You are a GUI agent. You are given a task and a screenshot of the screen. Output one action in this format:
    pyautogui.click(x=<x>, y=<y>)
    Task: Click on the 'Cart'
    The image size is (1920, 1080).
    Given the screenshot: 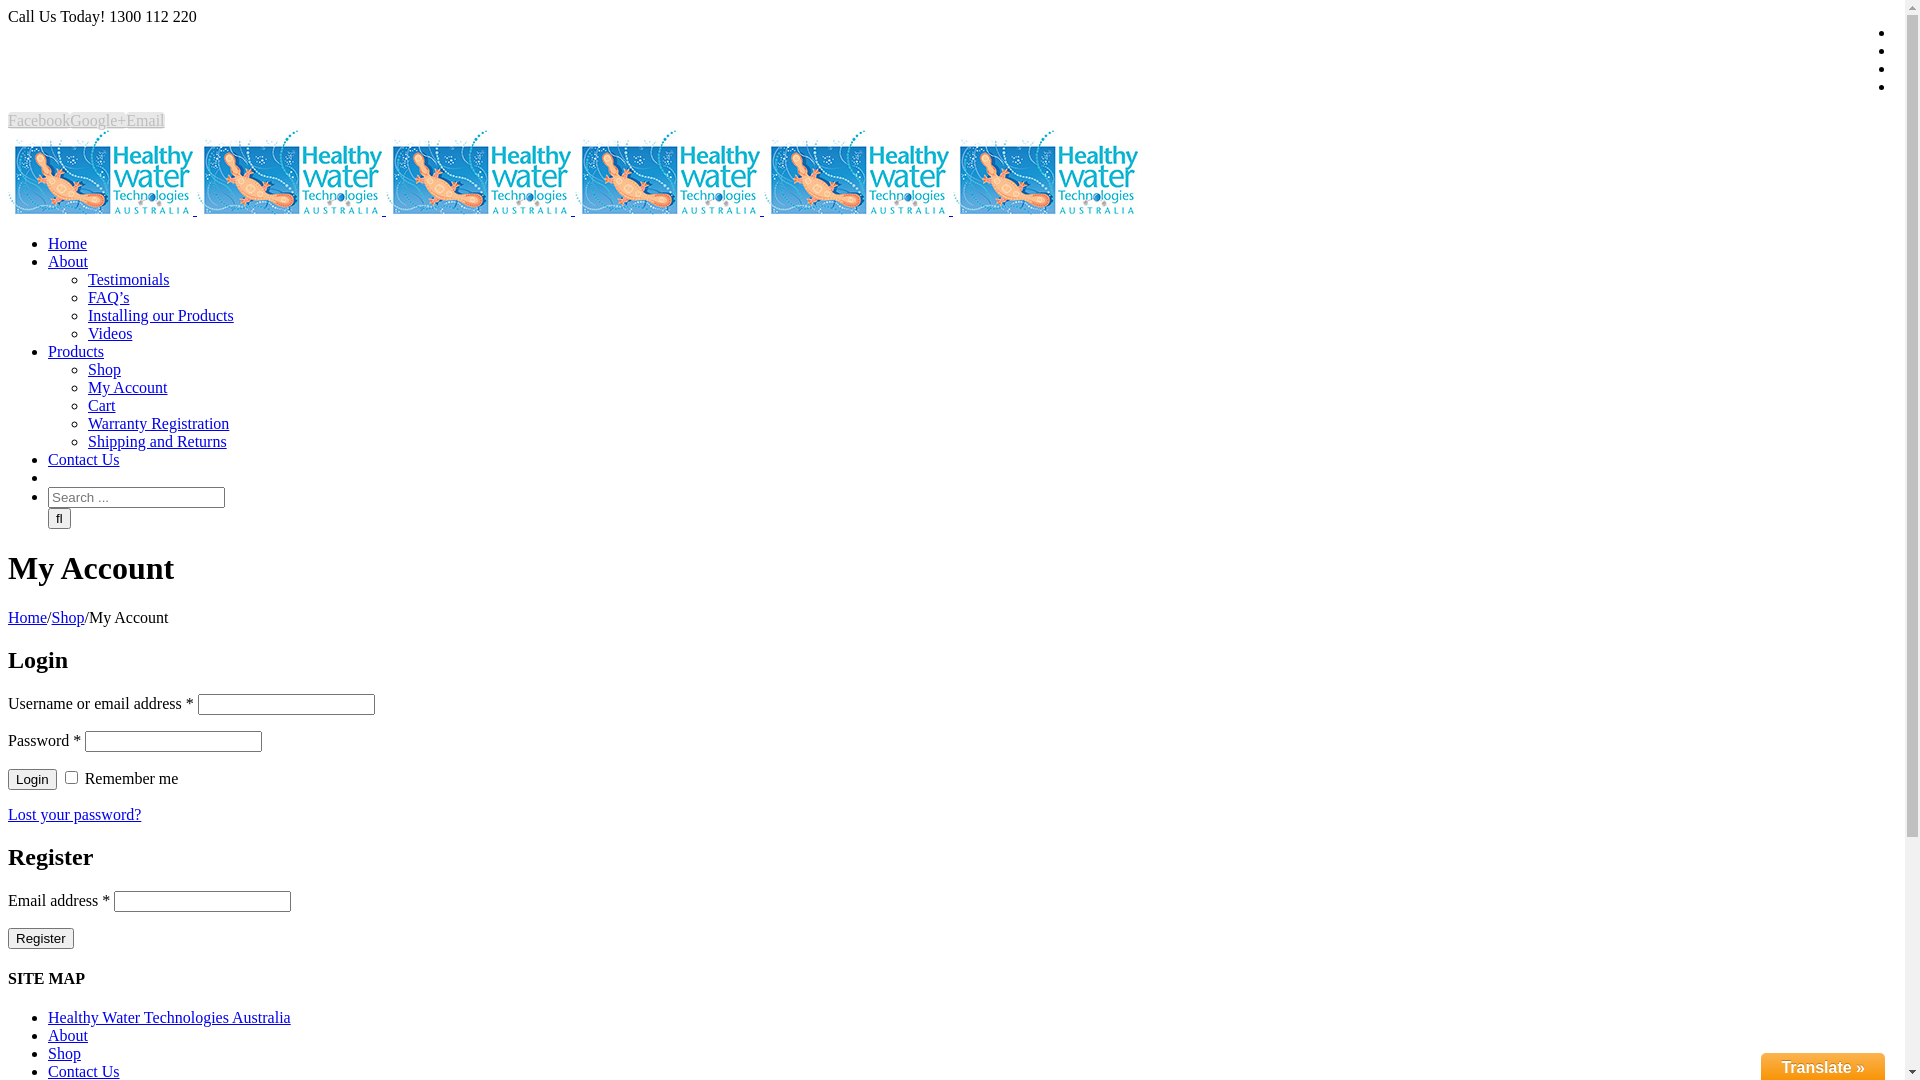 What is the action you would take?
    pyautogui.click(x=86, y=405)
    